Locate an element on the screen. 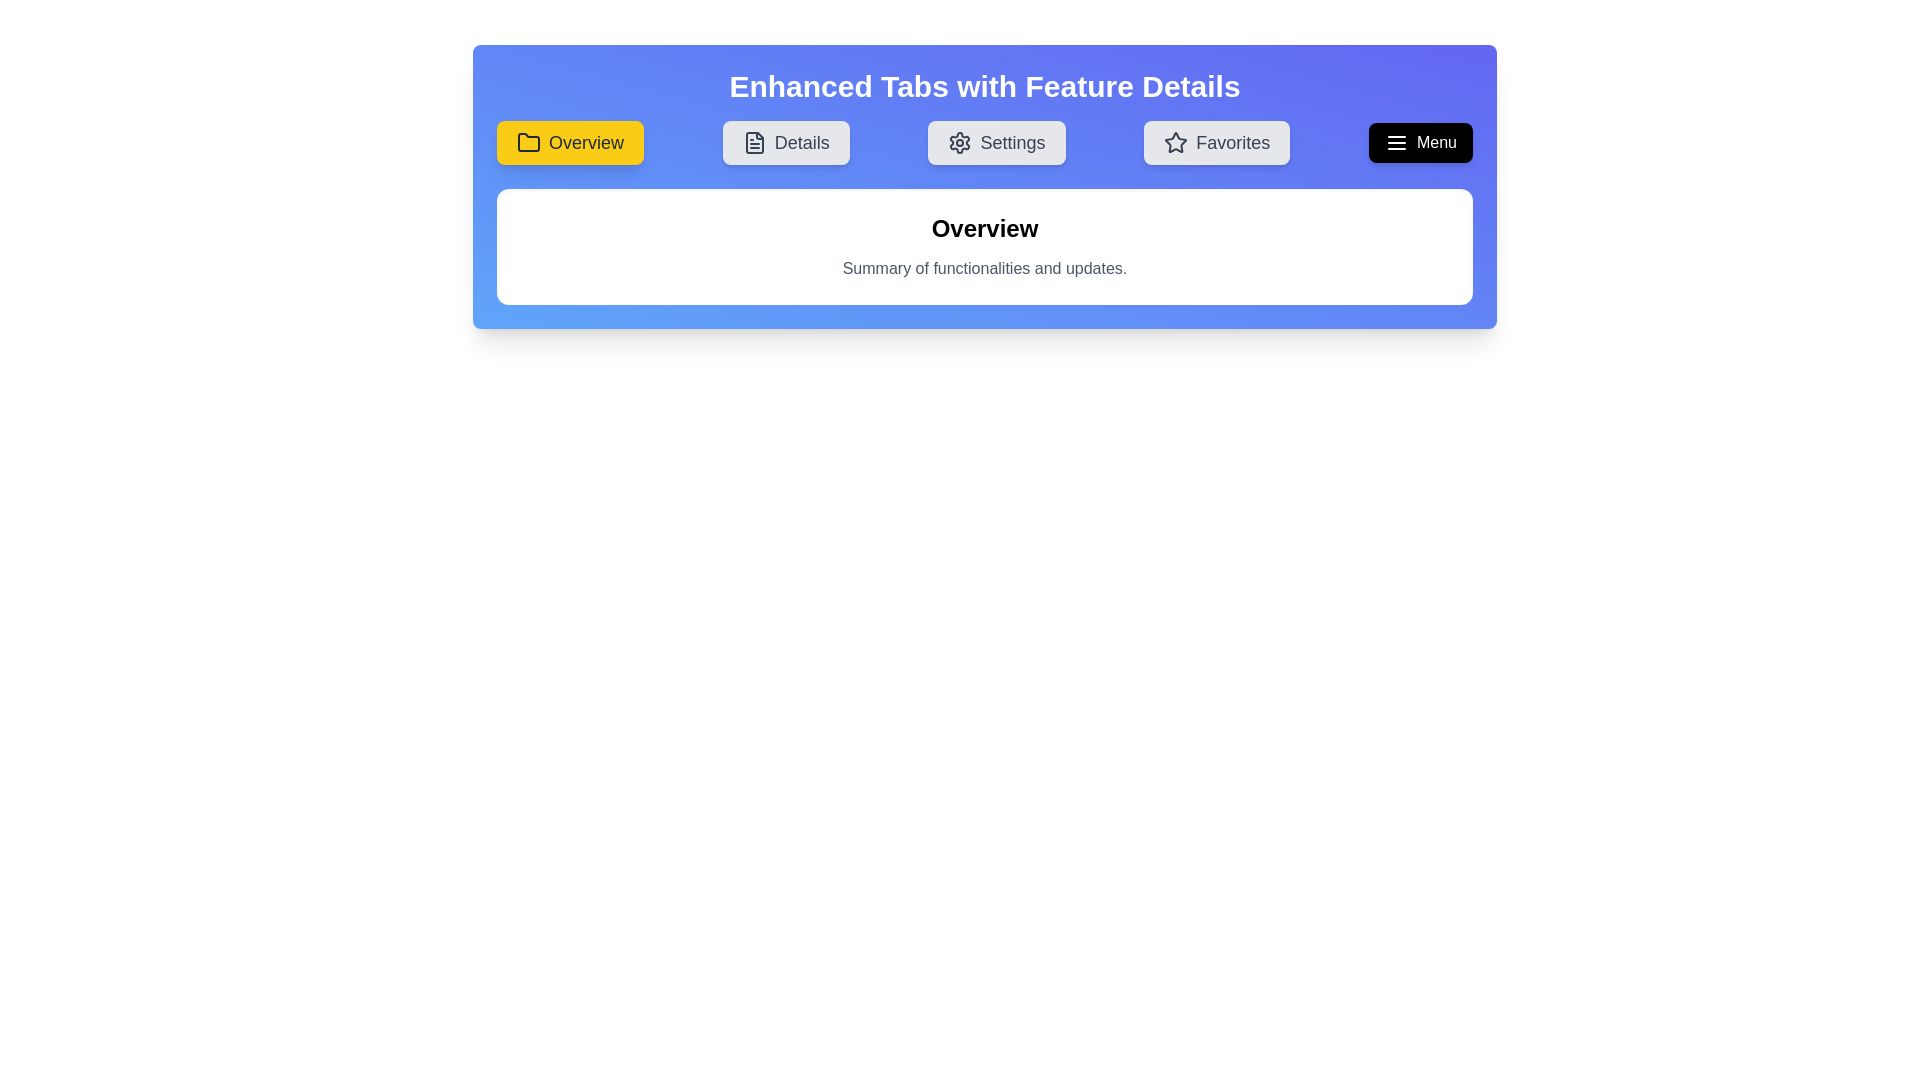  a tab in the navigation bar located beneath the title 'Enhanced Tabs with Feature Details' is located at coordinates (984, 141).